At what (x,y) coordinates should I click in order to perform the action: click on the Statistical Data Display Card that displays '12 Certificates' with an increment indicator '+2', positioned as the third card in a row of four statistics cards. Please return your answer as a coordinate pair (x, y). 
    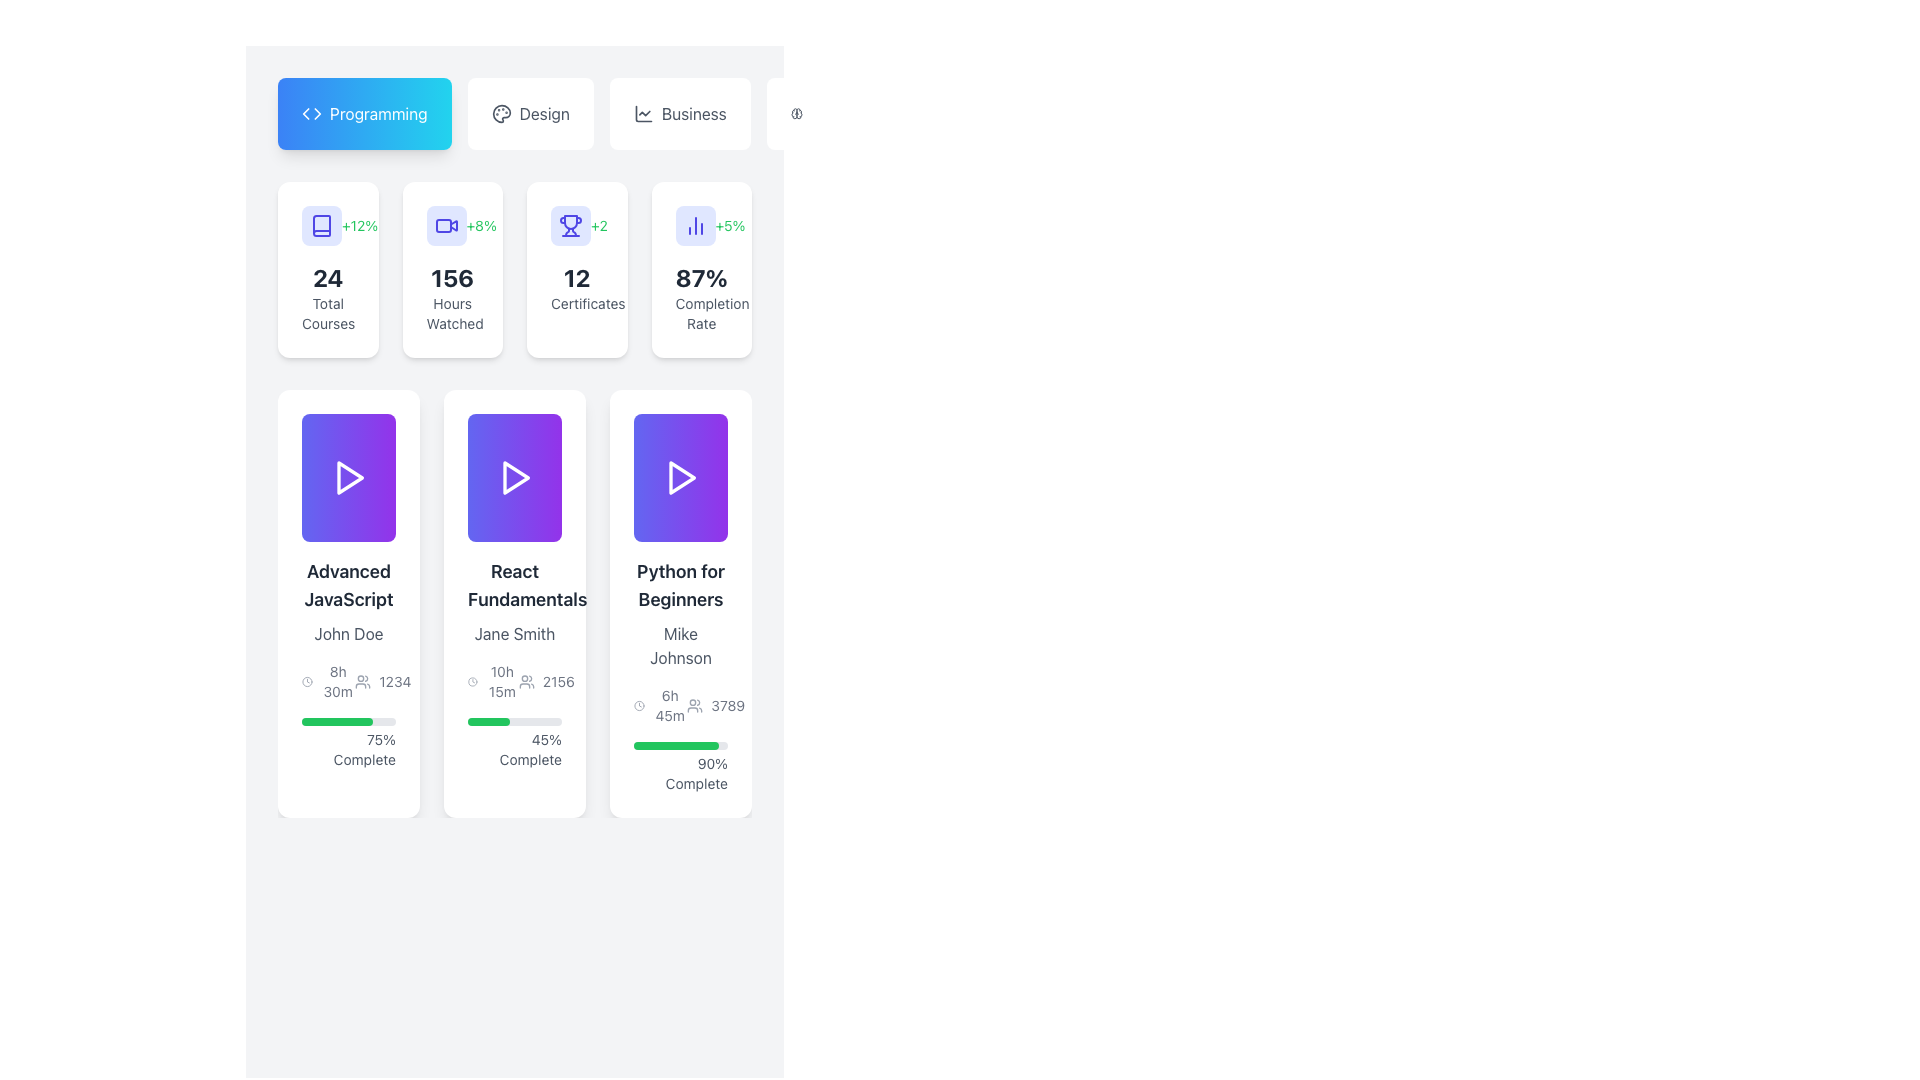
    Looking at the image, I should click on (514, 270).